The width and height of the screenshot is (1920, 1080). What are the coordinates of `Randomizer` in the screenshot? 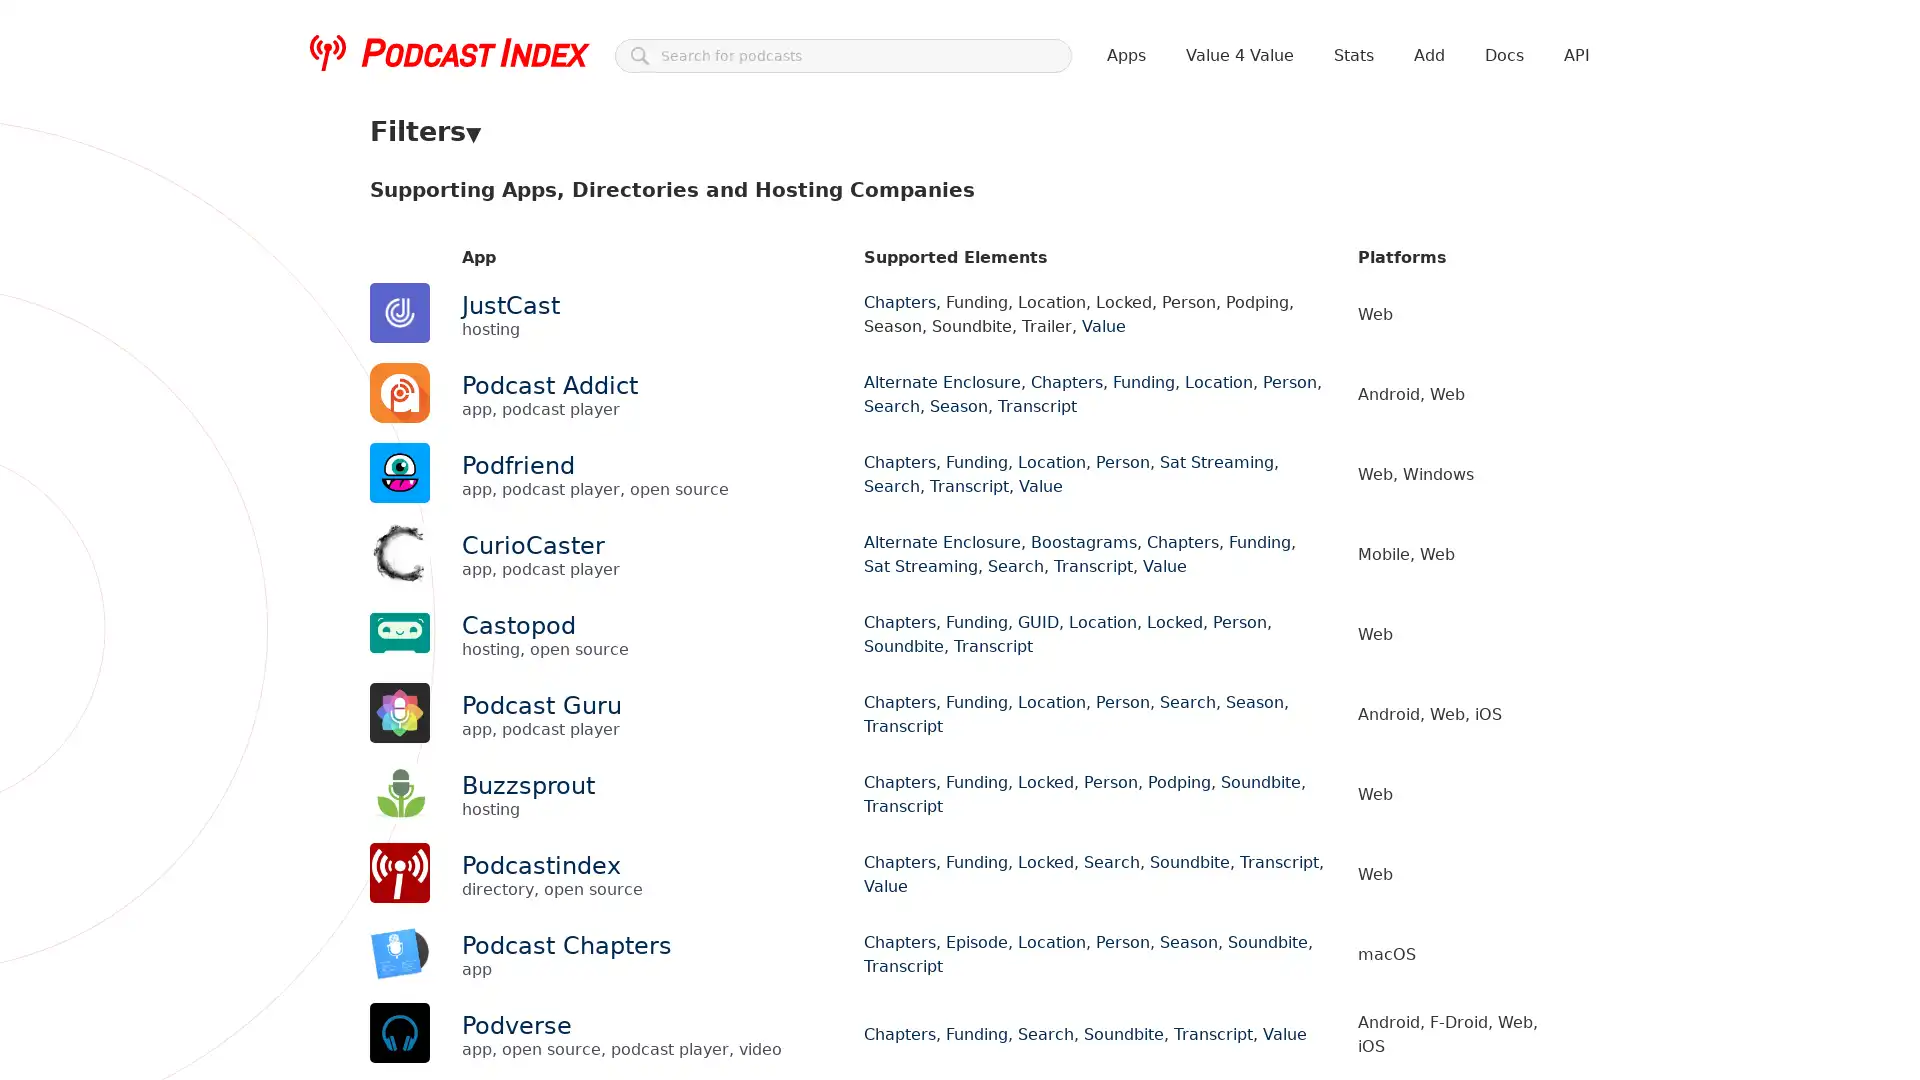 It's located at (1319, 302).